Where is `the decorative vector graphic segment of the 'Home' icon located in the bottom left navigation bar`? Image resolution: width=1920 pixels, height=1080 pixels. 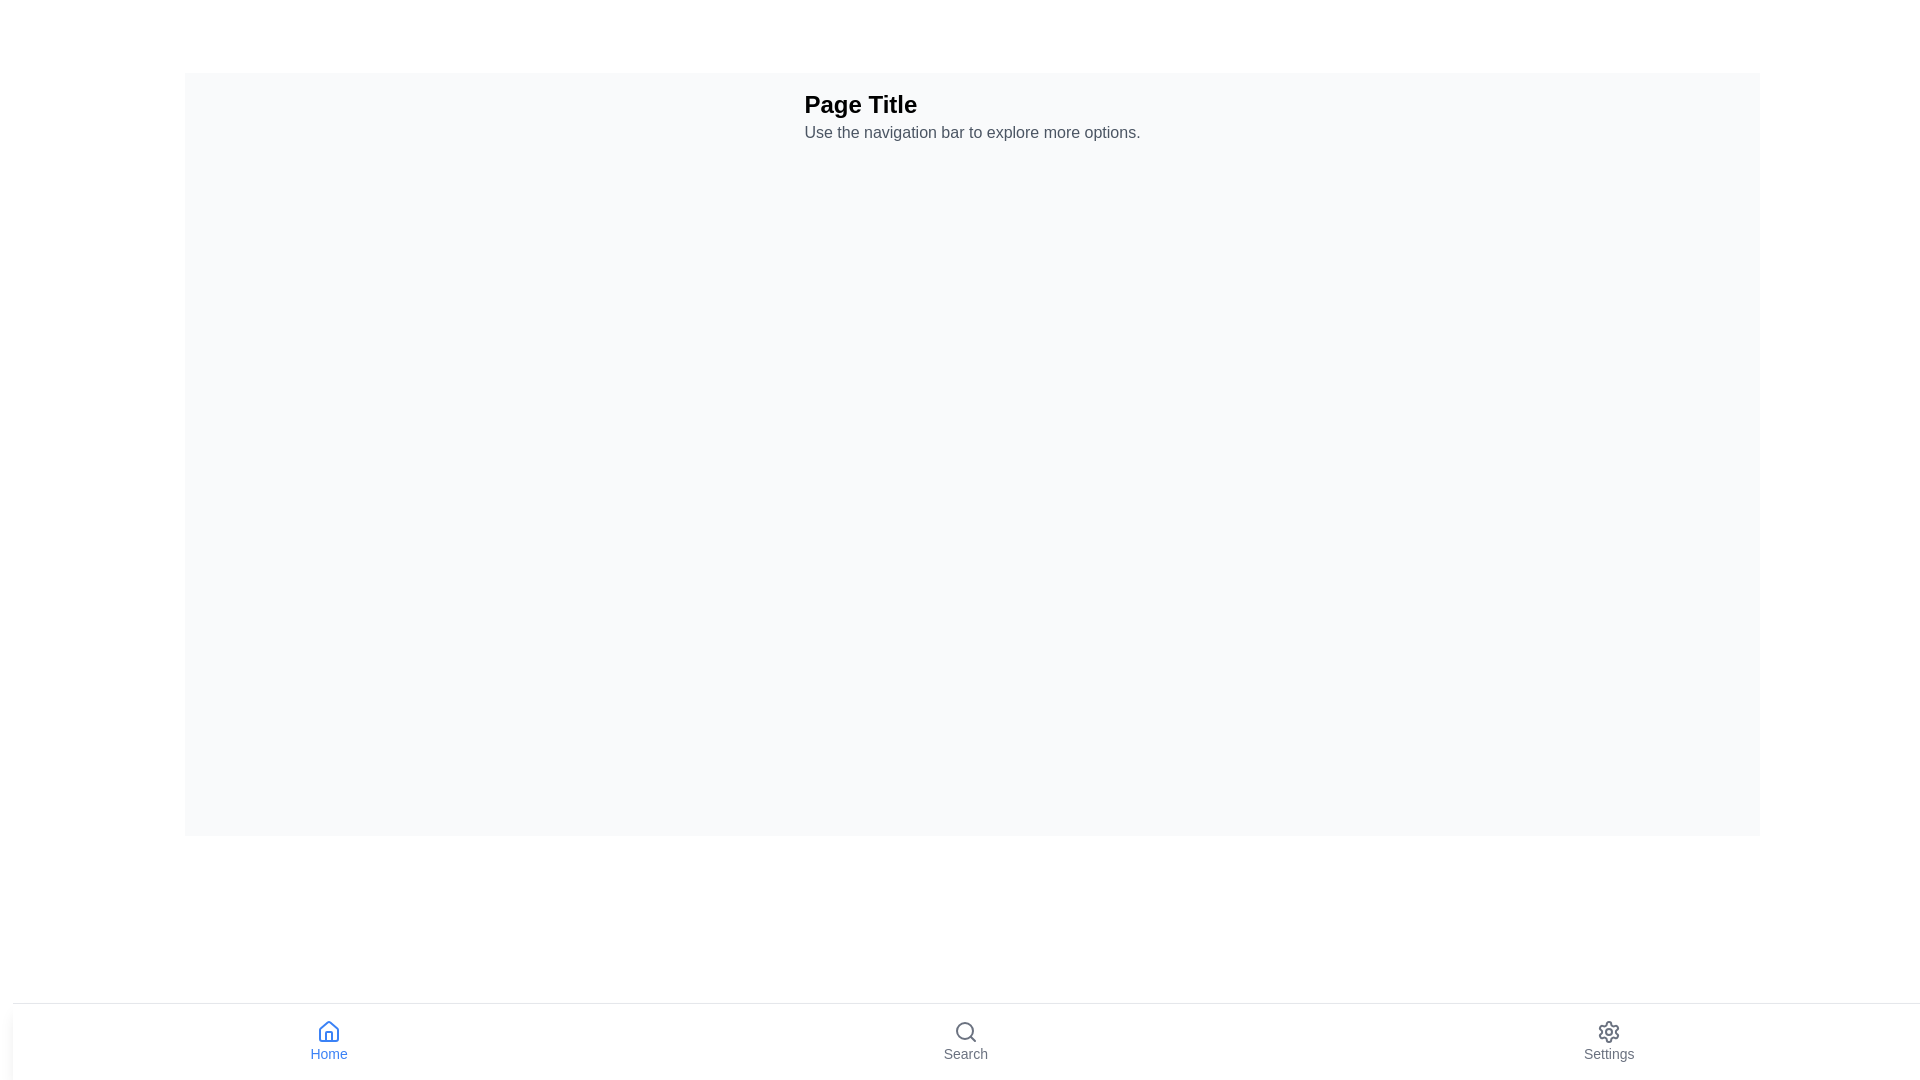 the decorative vector graphic segment of the 'Home' icon located in the bottom left navigation bar is located at coordinates (329, 1035).